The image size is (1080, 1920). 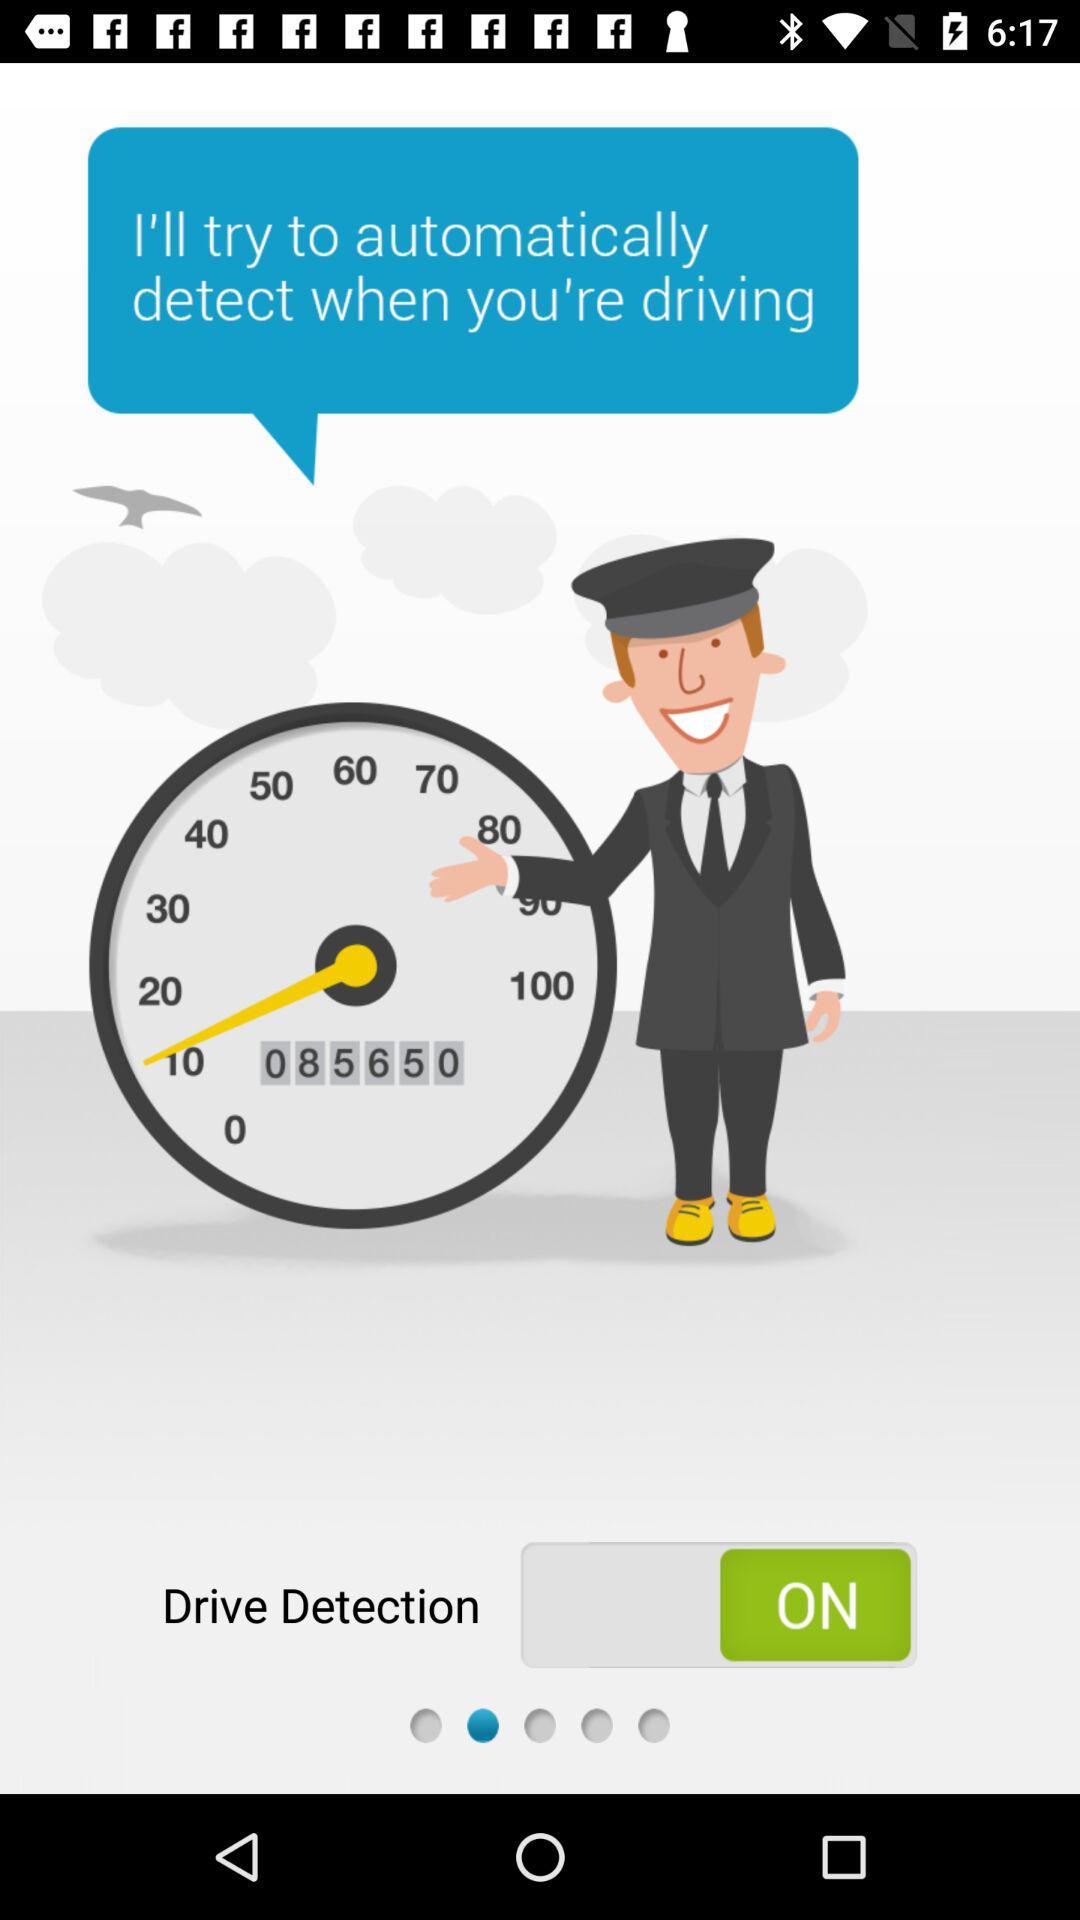 What do you see at coordinates (596, 1724) in the screenshot?
I see `page` at bounding box center [596, 1724].